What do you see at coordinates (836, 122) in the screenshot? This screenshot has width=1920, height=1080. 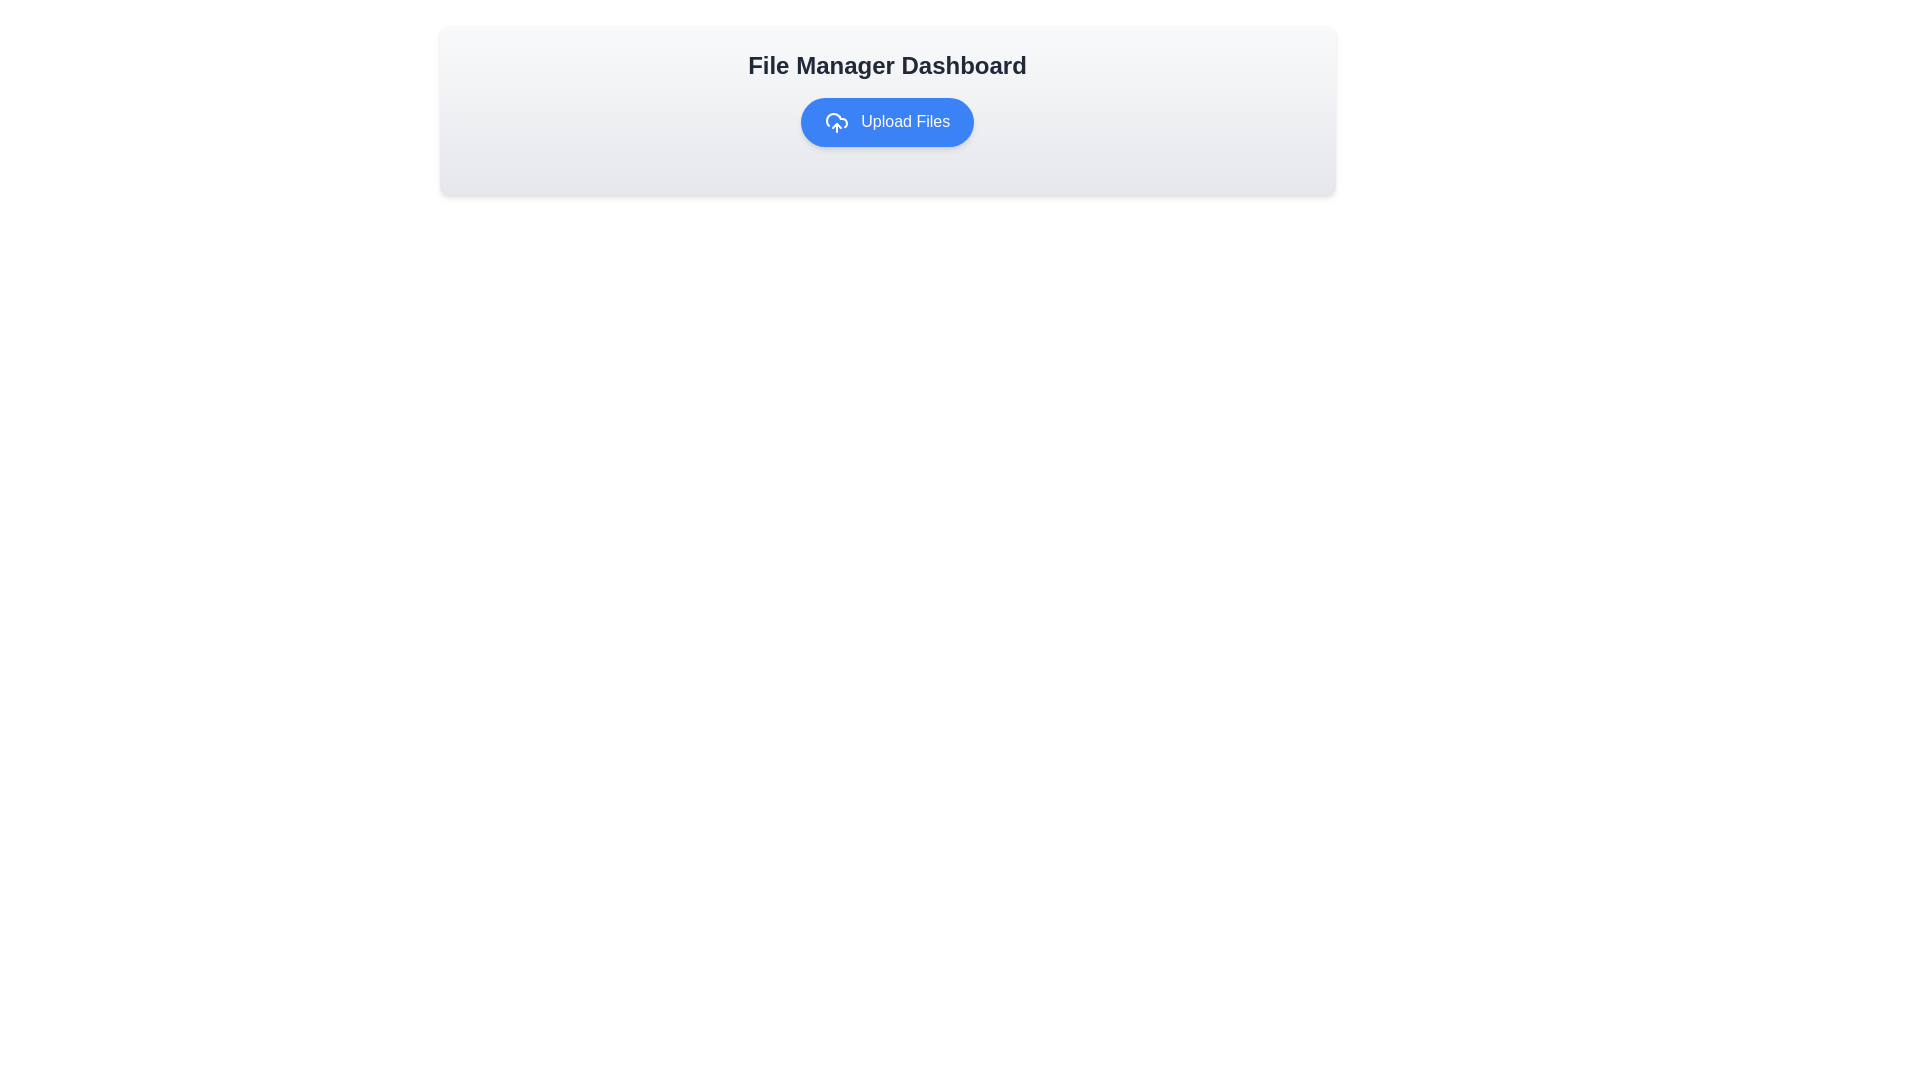 I see `the decorative upload icon located within the blue button, aligned to the left of the 'Upload Files' text` at bounding box center [836, 122].